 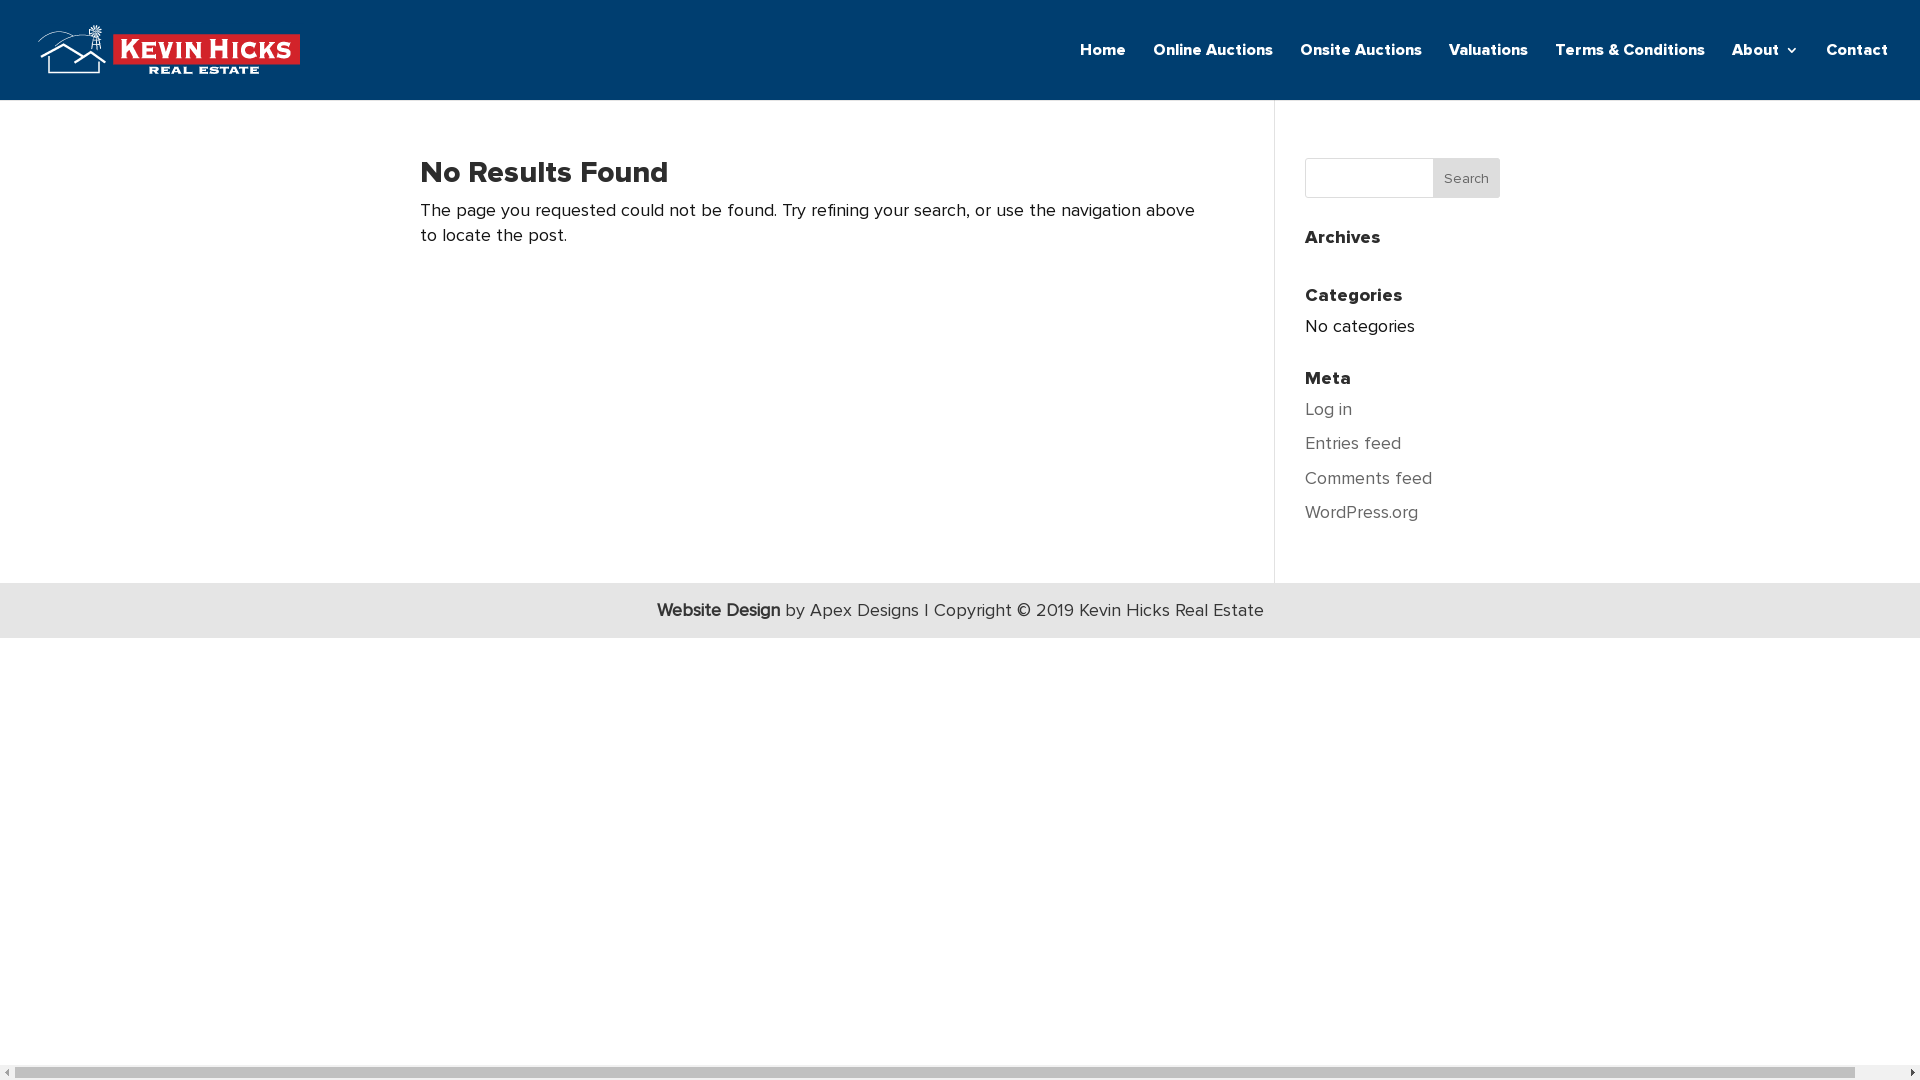 What do you see at coordinates (1731, 70) in the screenshot?
I see `'About'` at bounding box center [1731, 70].